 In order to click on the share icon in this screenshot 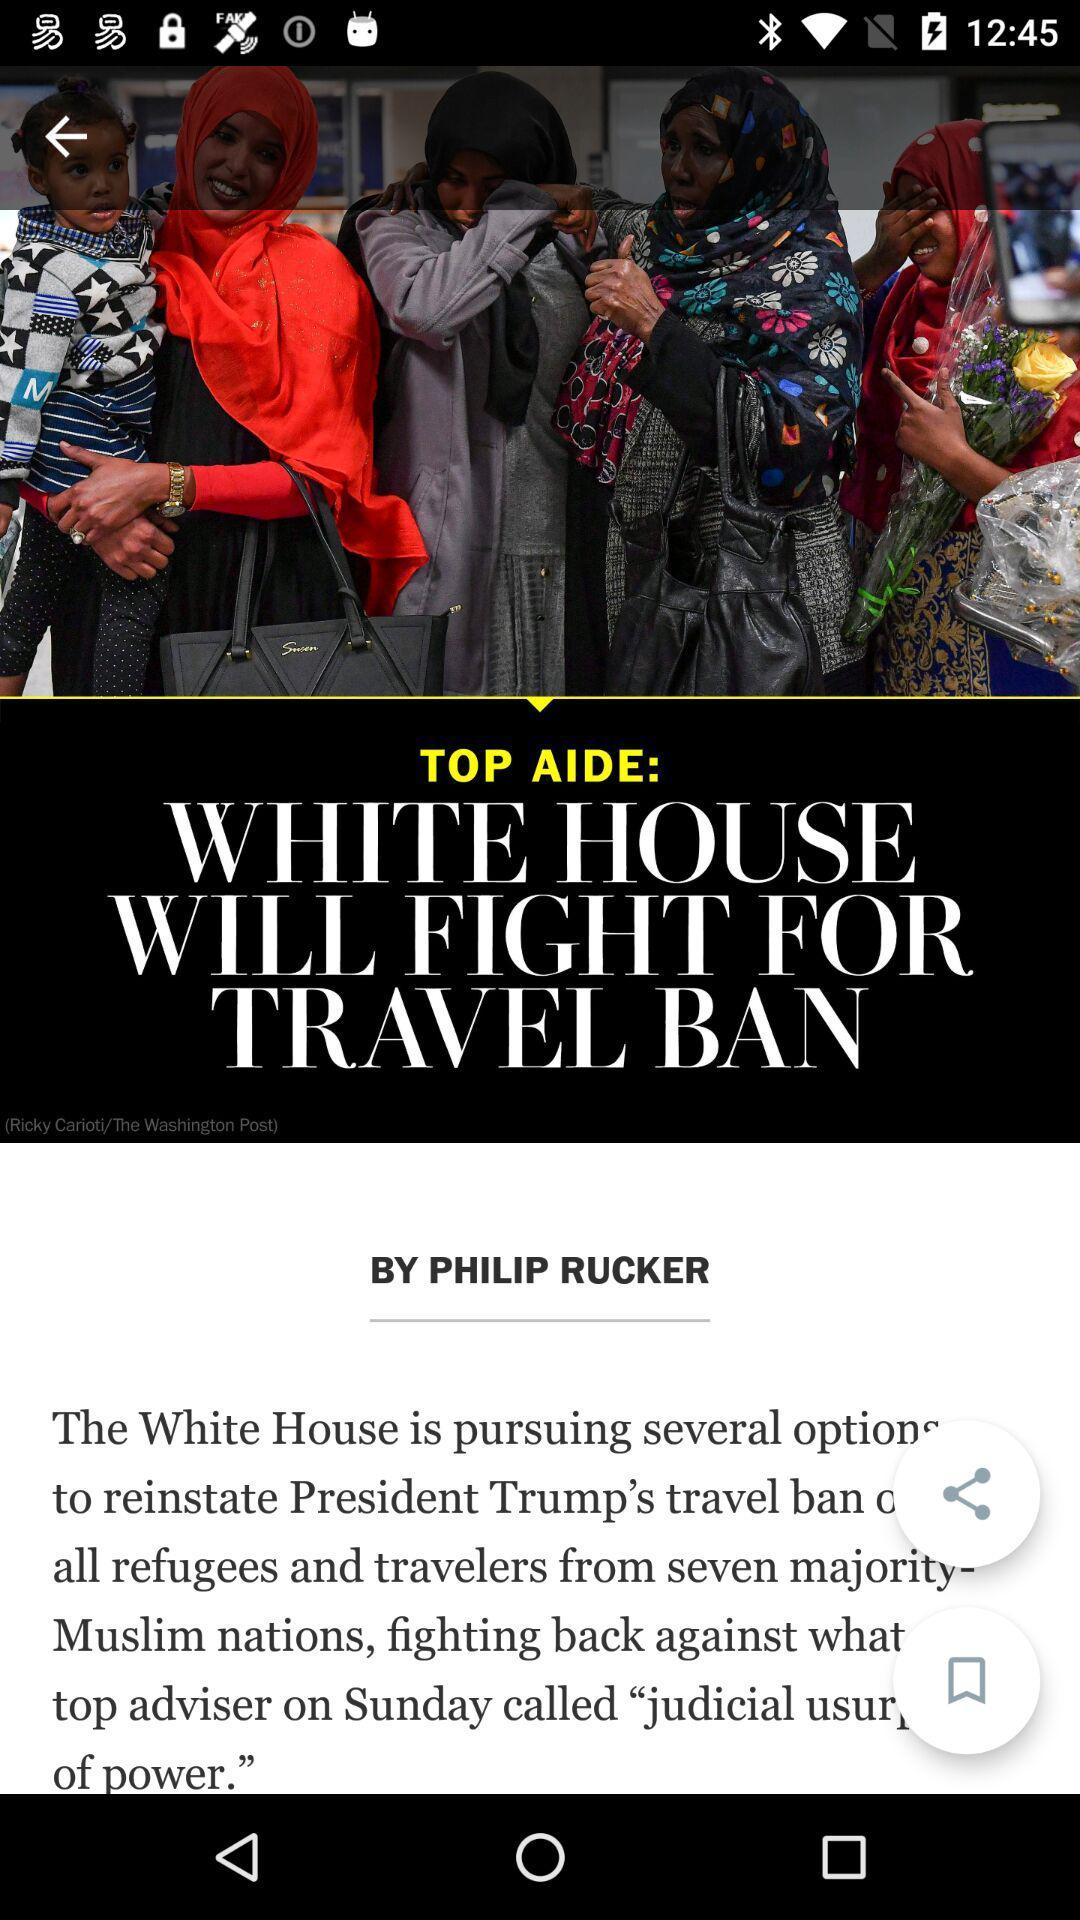, I will do `click(965, 1493)`.